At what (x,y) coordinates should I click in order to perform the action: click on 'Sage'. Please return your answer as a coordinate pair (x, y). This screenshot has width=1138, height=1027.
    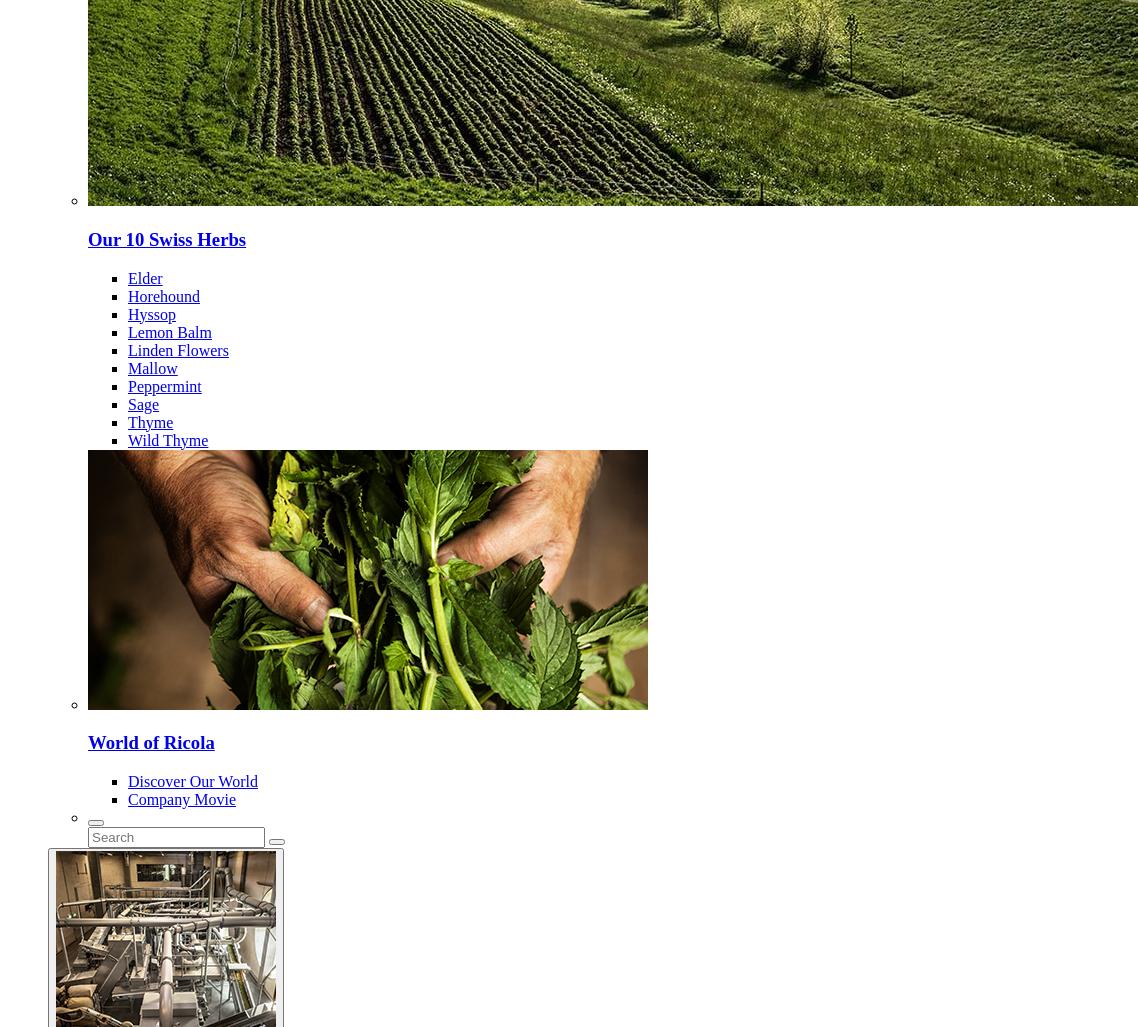
    Looking at the image, I should click on (143, 402).